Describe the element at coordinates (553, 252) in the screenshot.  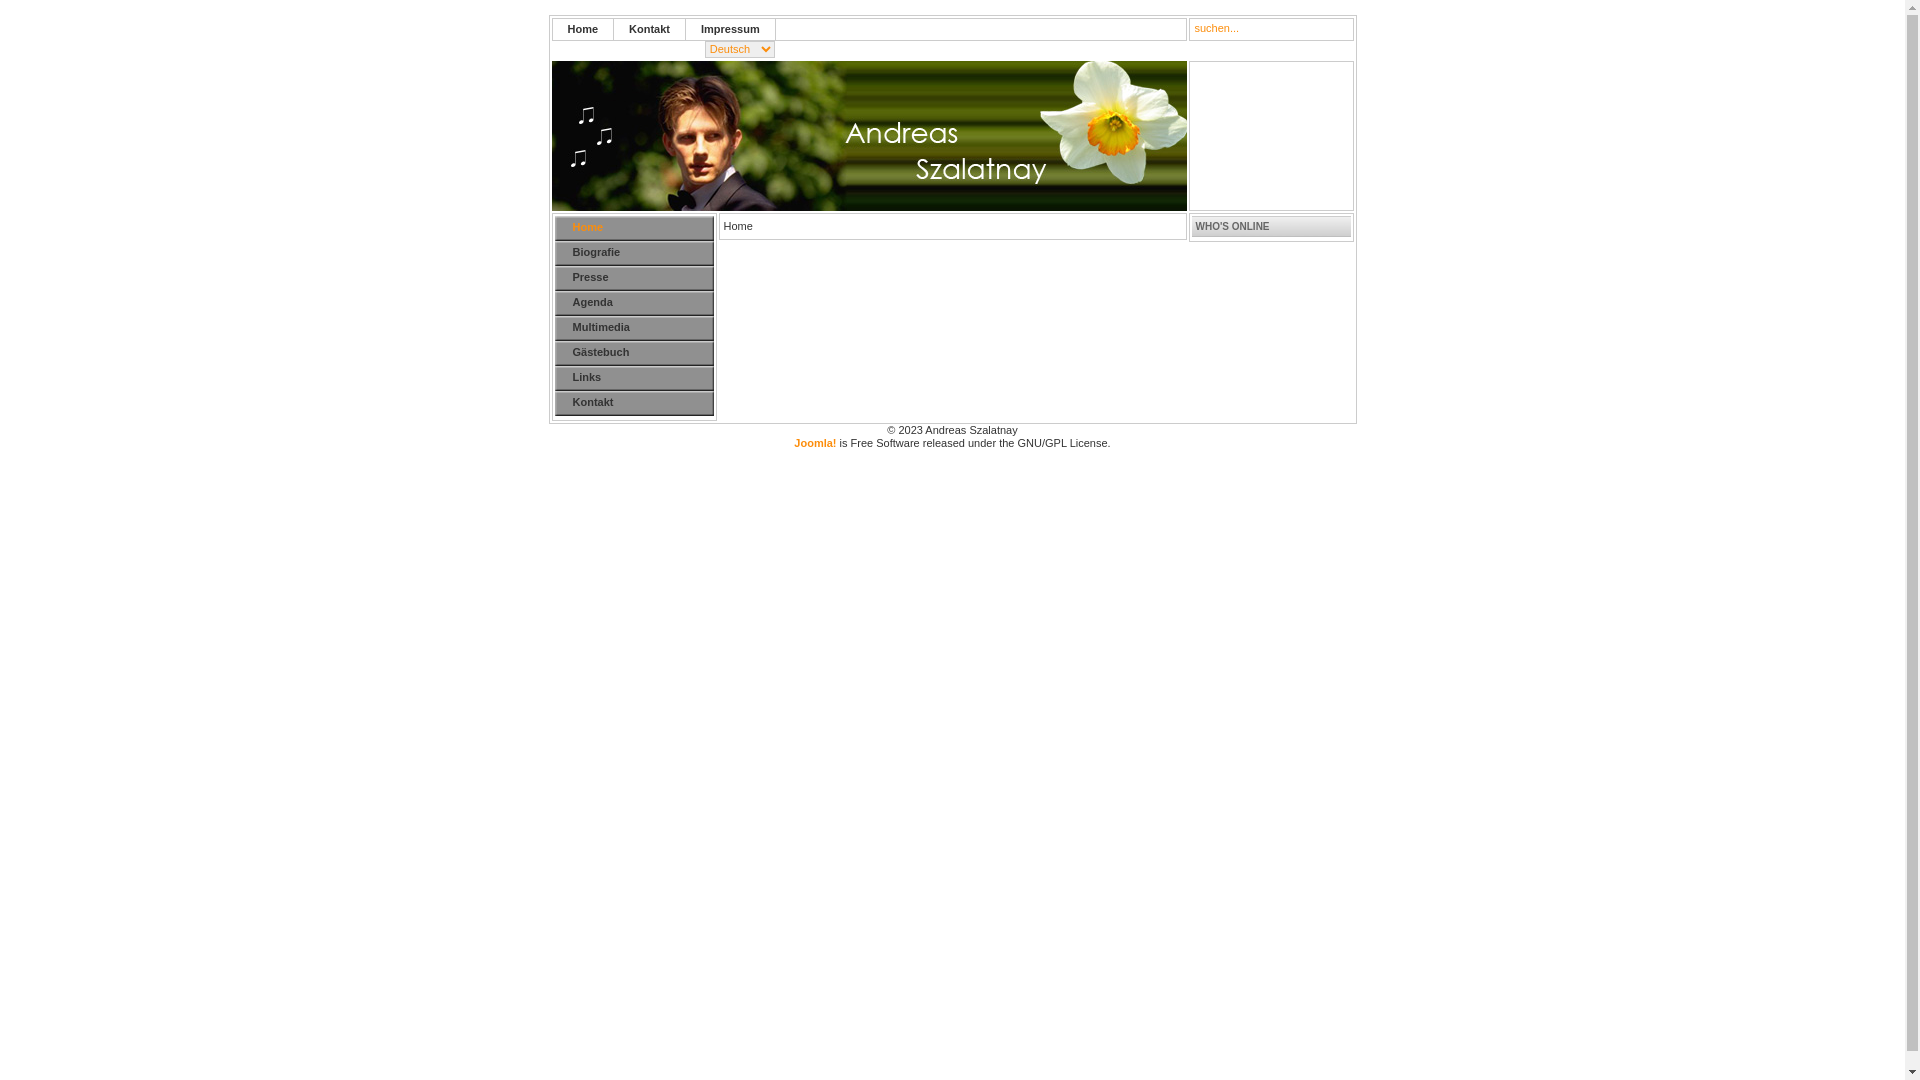
I see `'Biografie'` at that location.